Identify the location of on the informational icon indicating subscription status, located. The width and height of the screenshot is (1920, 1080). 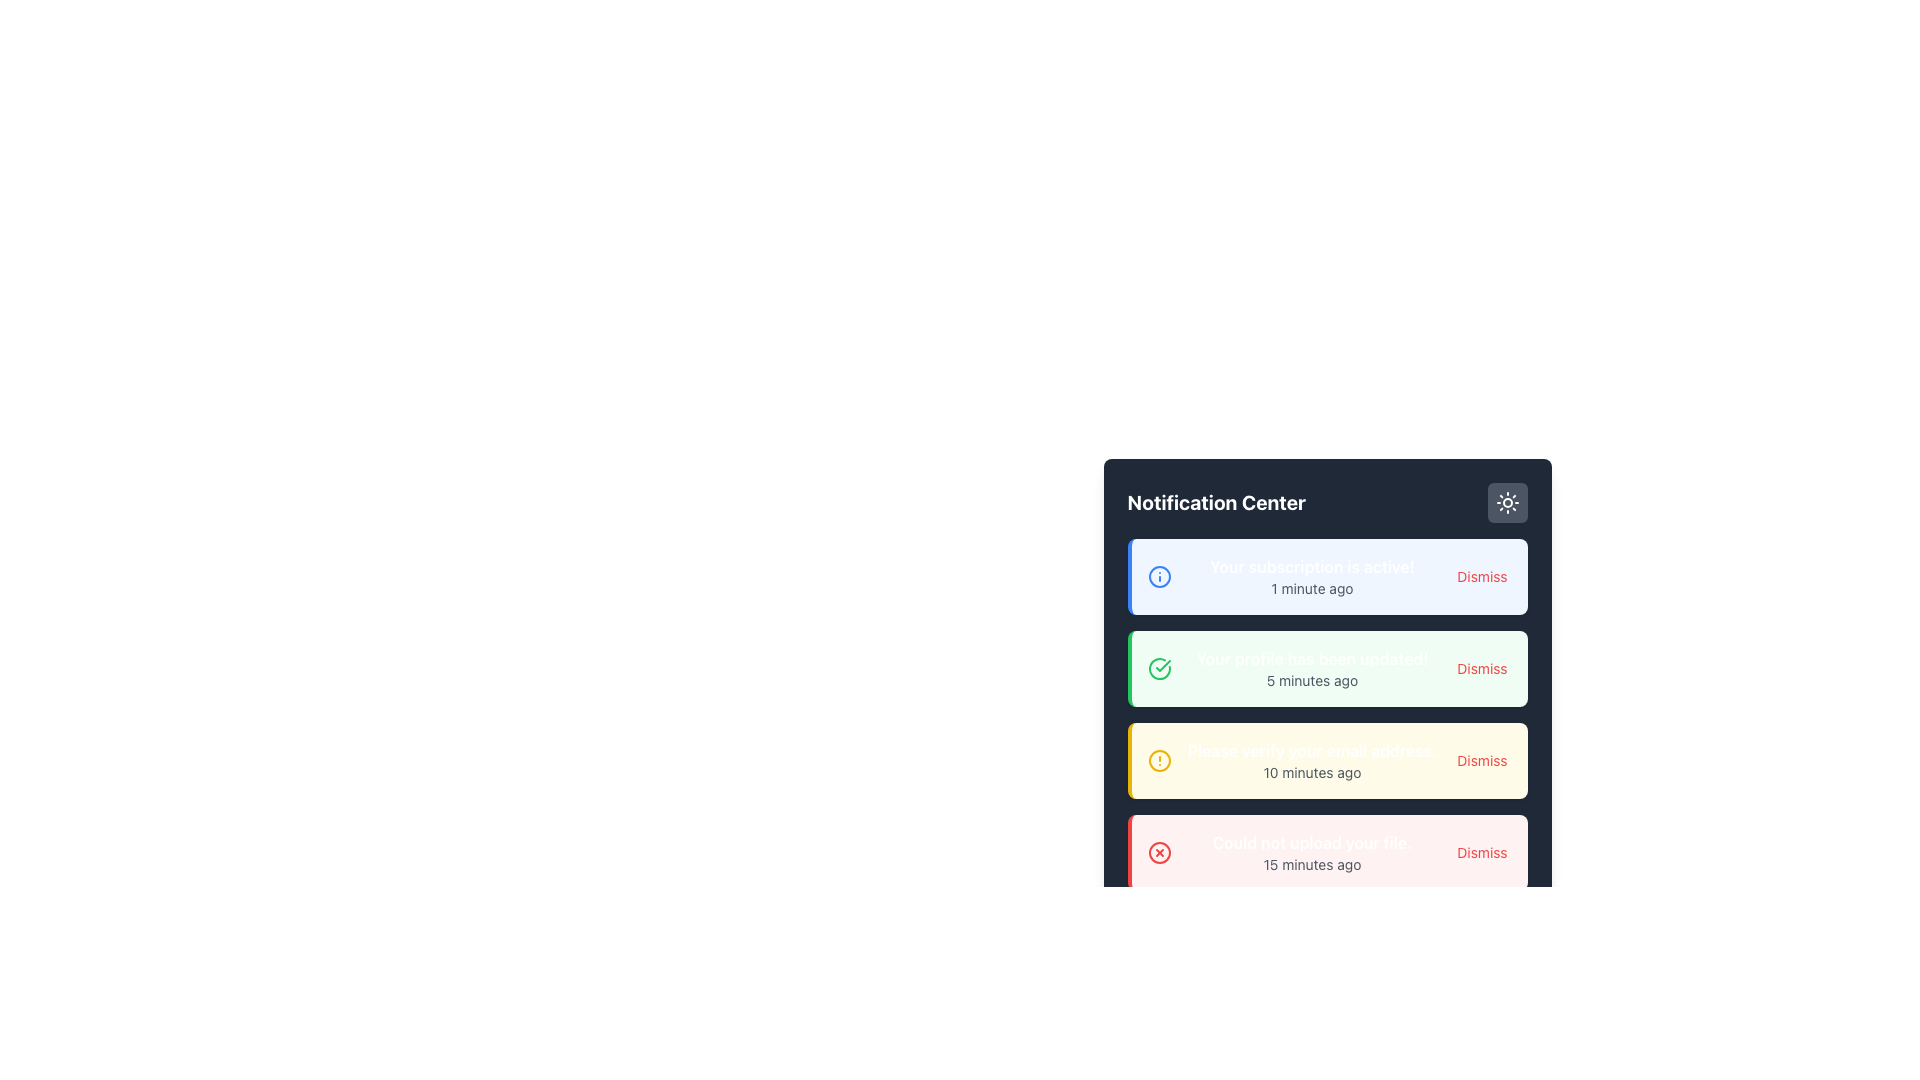
(1159, 577).